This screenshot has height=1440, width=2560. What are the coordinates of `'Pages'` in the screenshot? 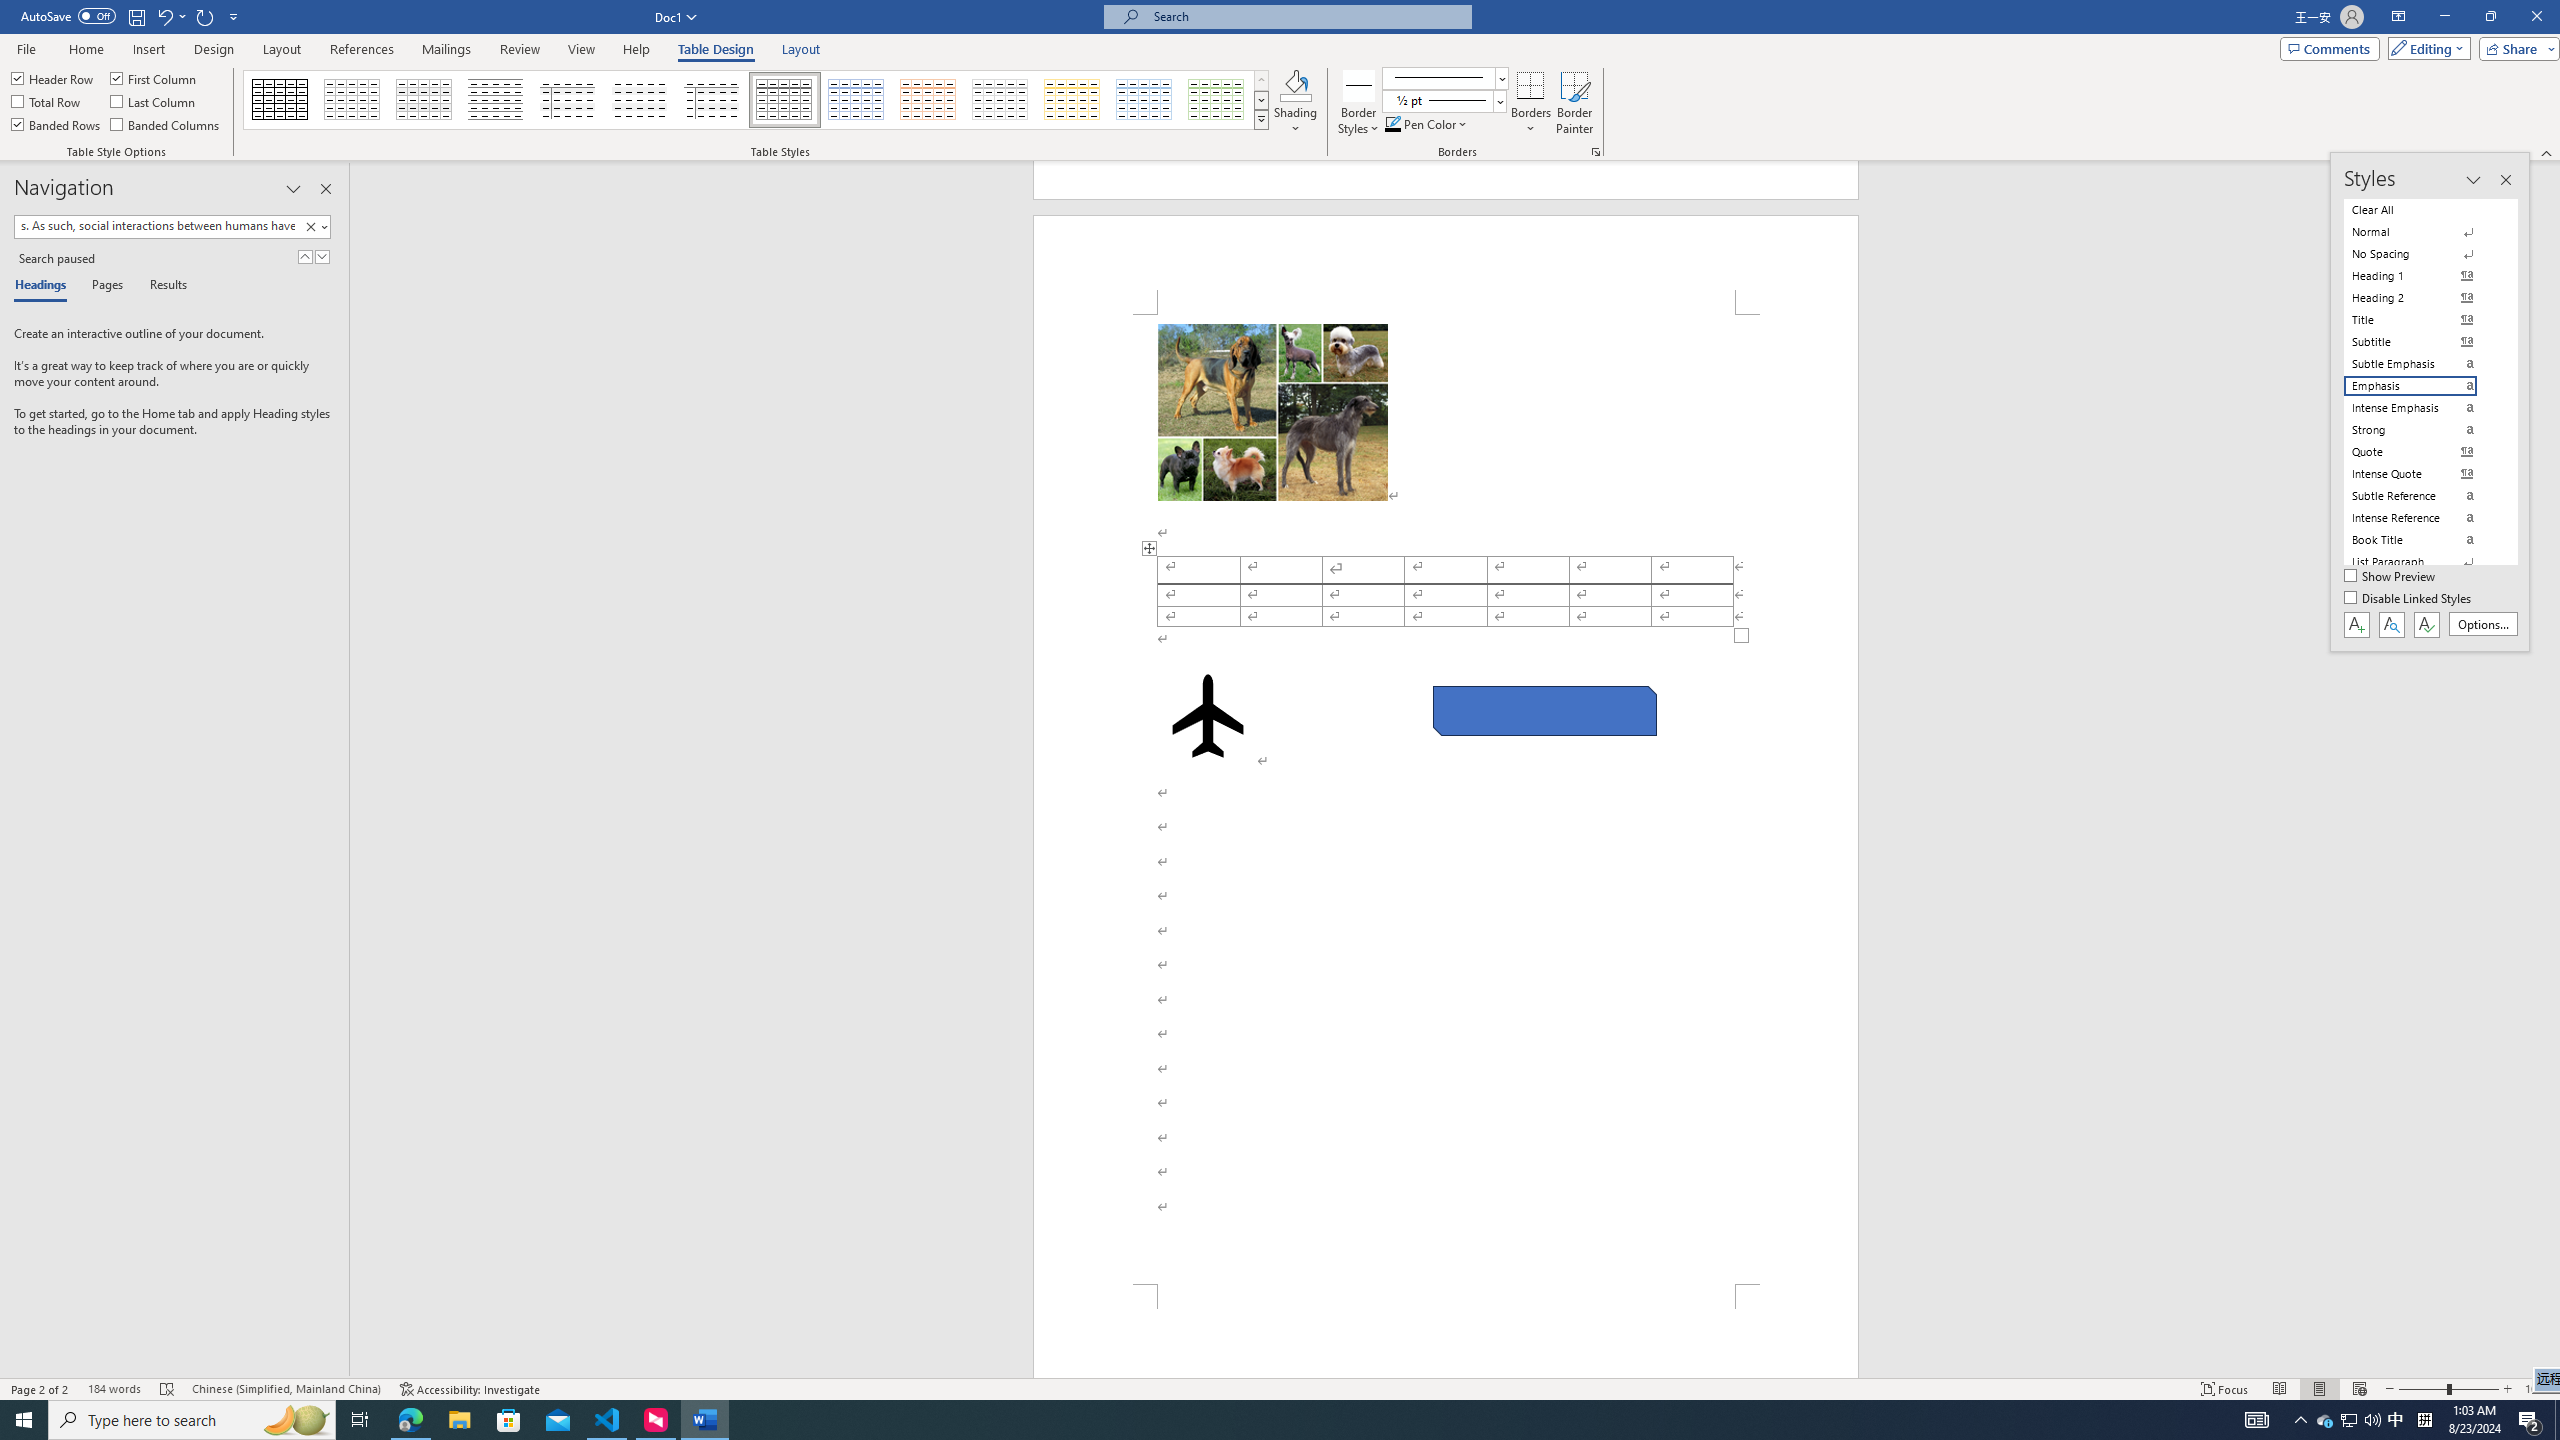 It's located at (103, 286).